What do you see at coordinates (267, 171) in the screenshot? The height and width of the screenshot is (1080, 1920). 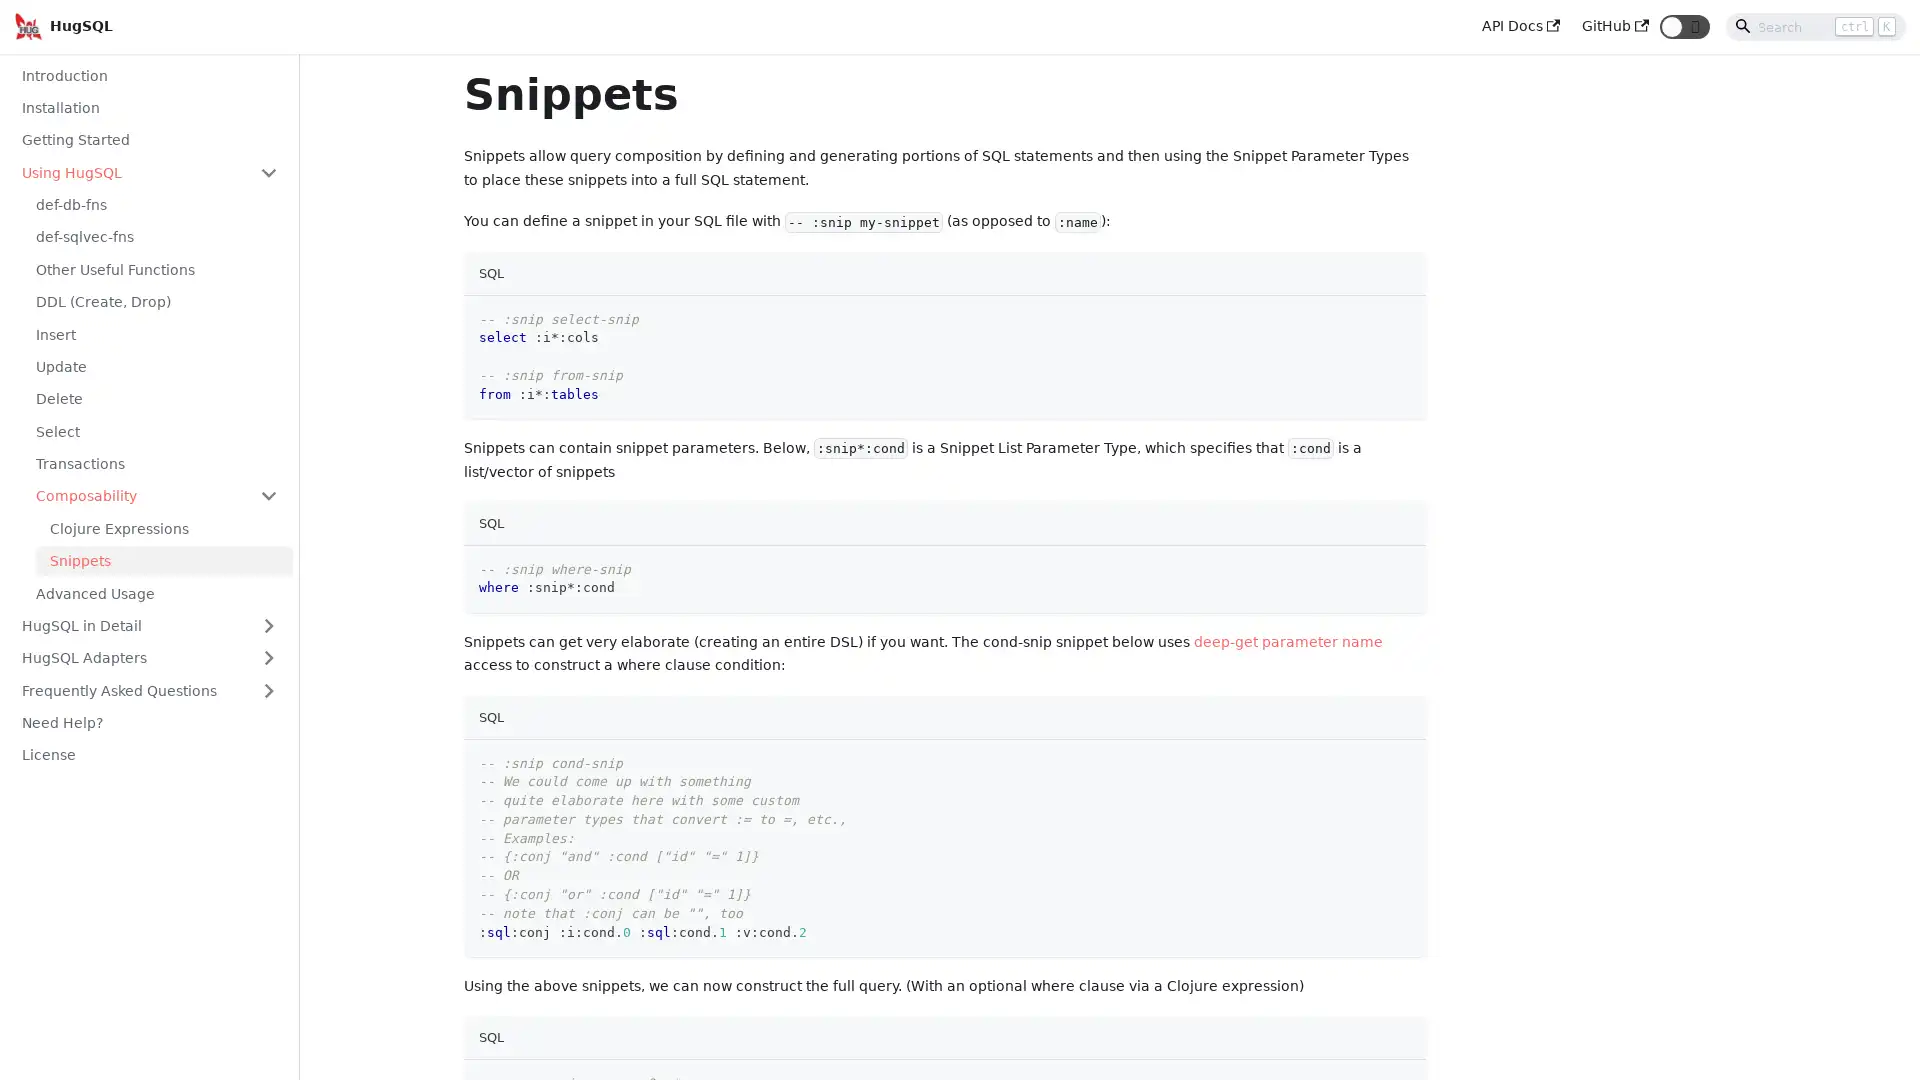 I see `Toggle the collapsible sidebar category 'Using HugSQL'` at bounding box center [267, 171].